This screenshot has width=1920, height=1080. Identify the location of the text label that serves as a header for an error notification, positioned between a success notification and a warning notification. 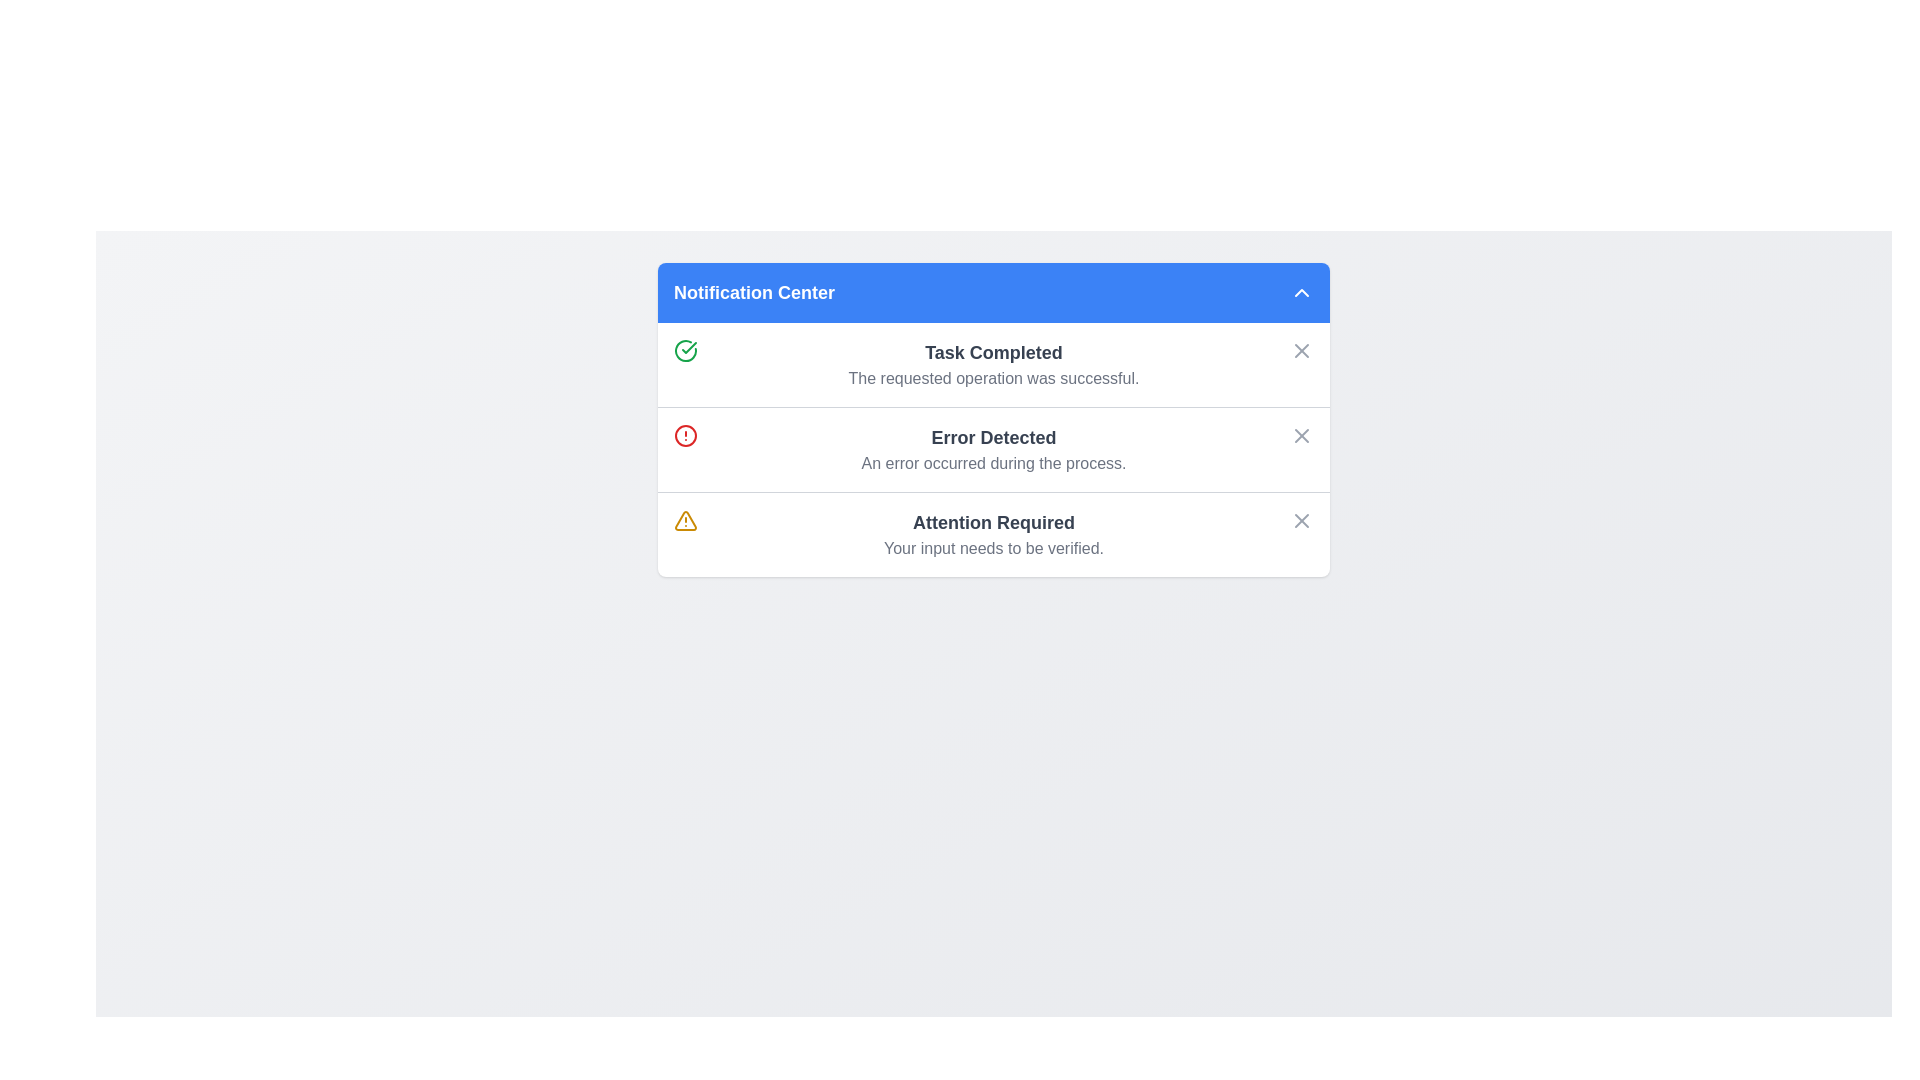
(993, 437).